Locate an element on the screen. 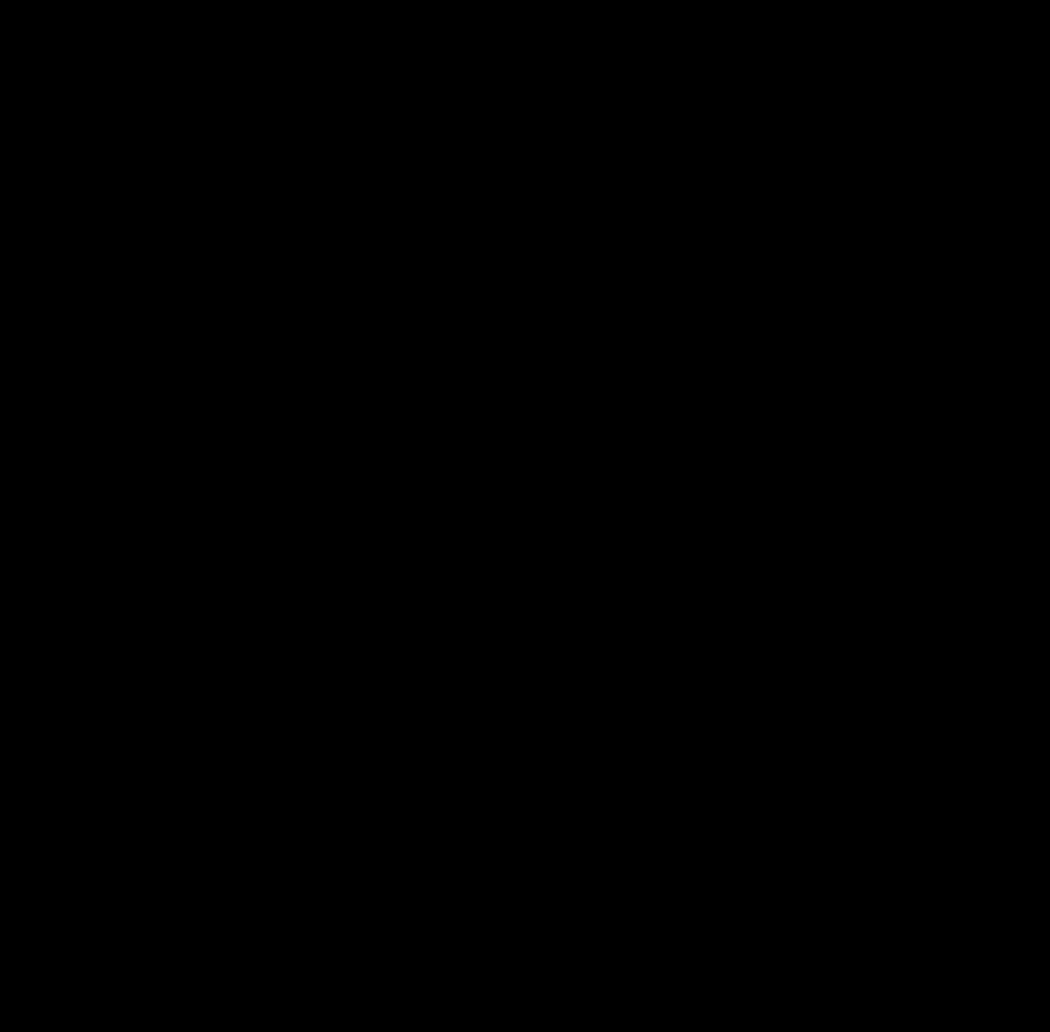 The height and width of the screenshot is (1032, 1050). 'Darrin McElroy, Liberty Hill Equity Partners' is located at coordinates (177, 512).